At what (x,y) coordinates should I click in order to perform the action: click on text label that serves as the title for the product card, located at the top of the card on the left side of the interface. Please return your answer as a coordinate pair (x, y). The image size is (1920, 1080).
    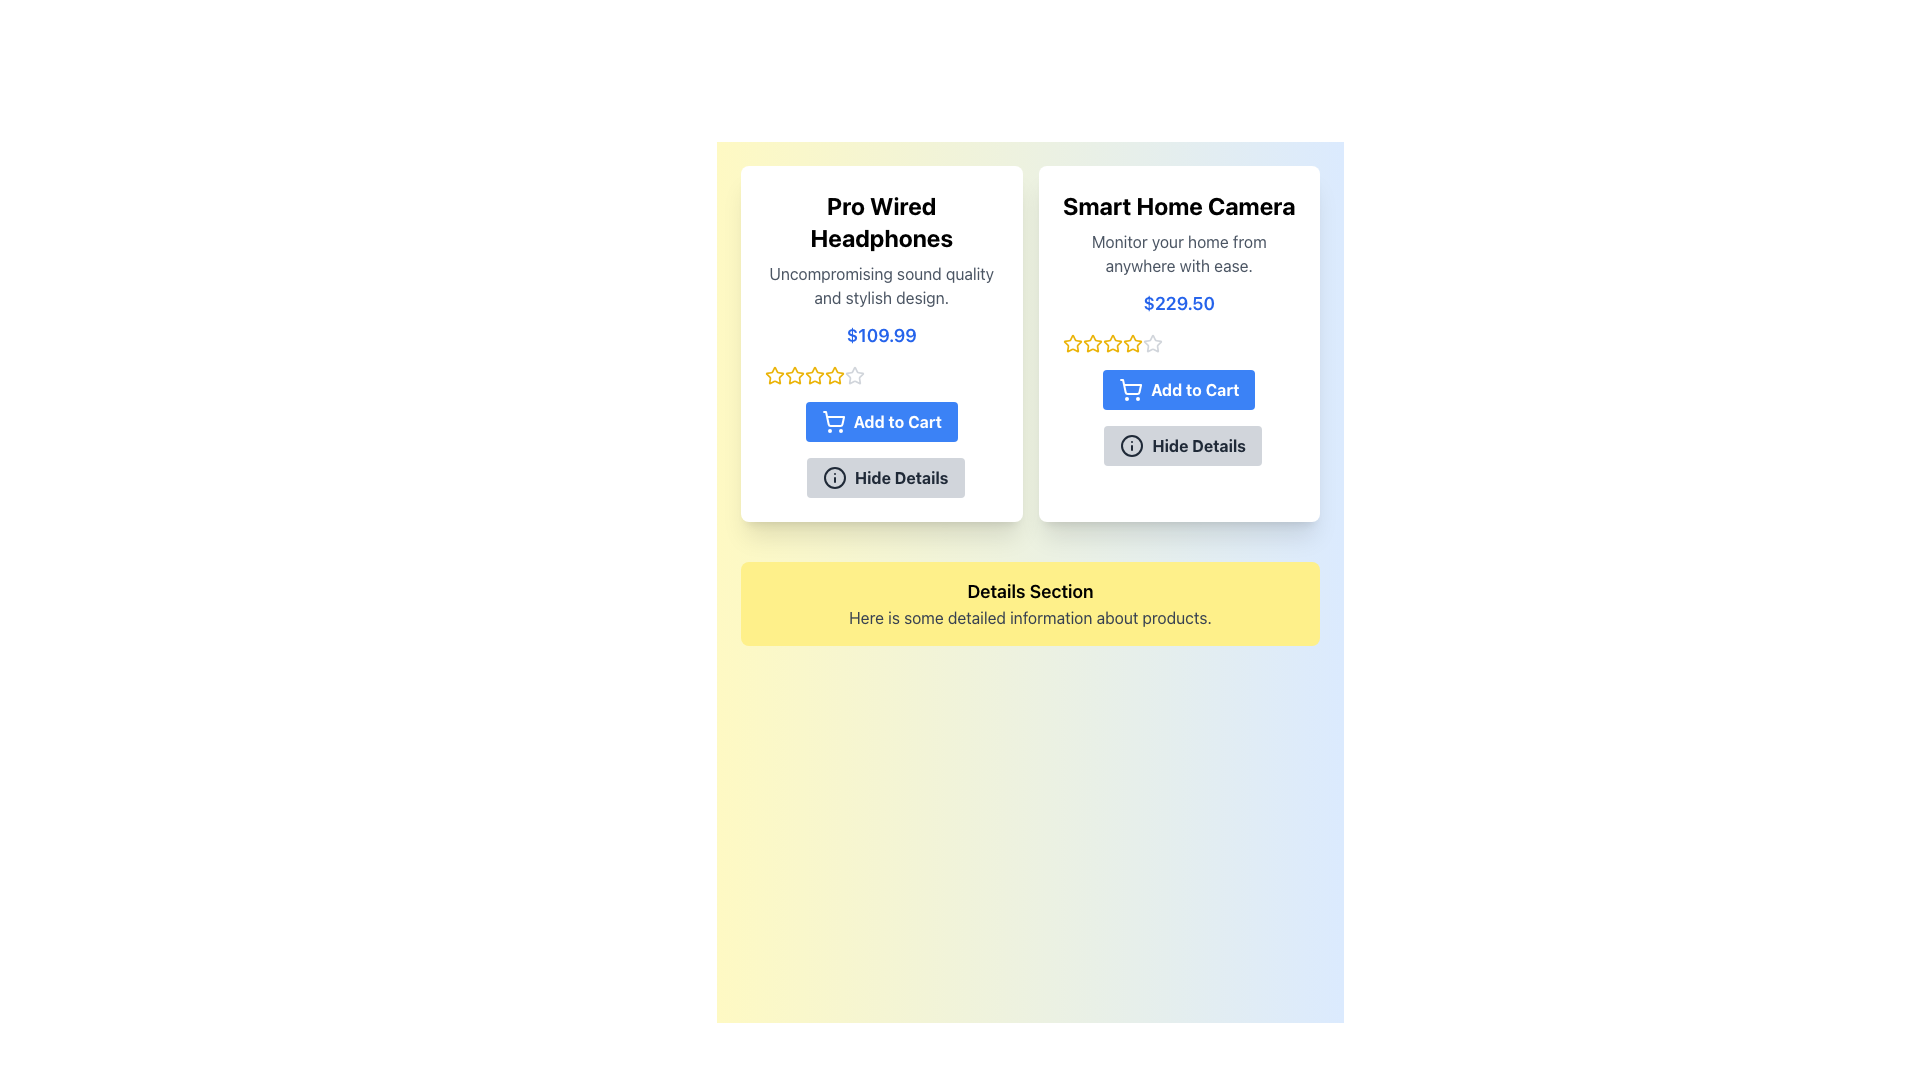
    Looking at the image, I should click on (880, 222).